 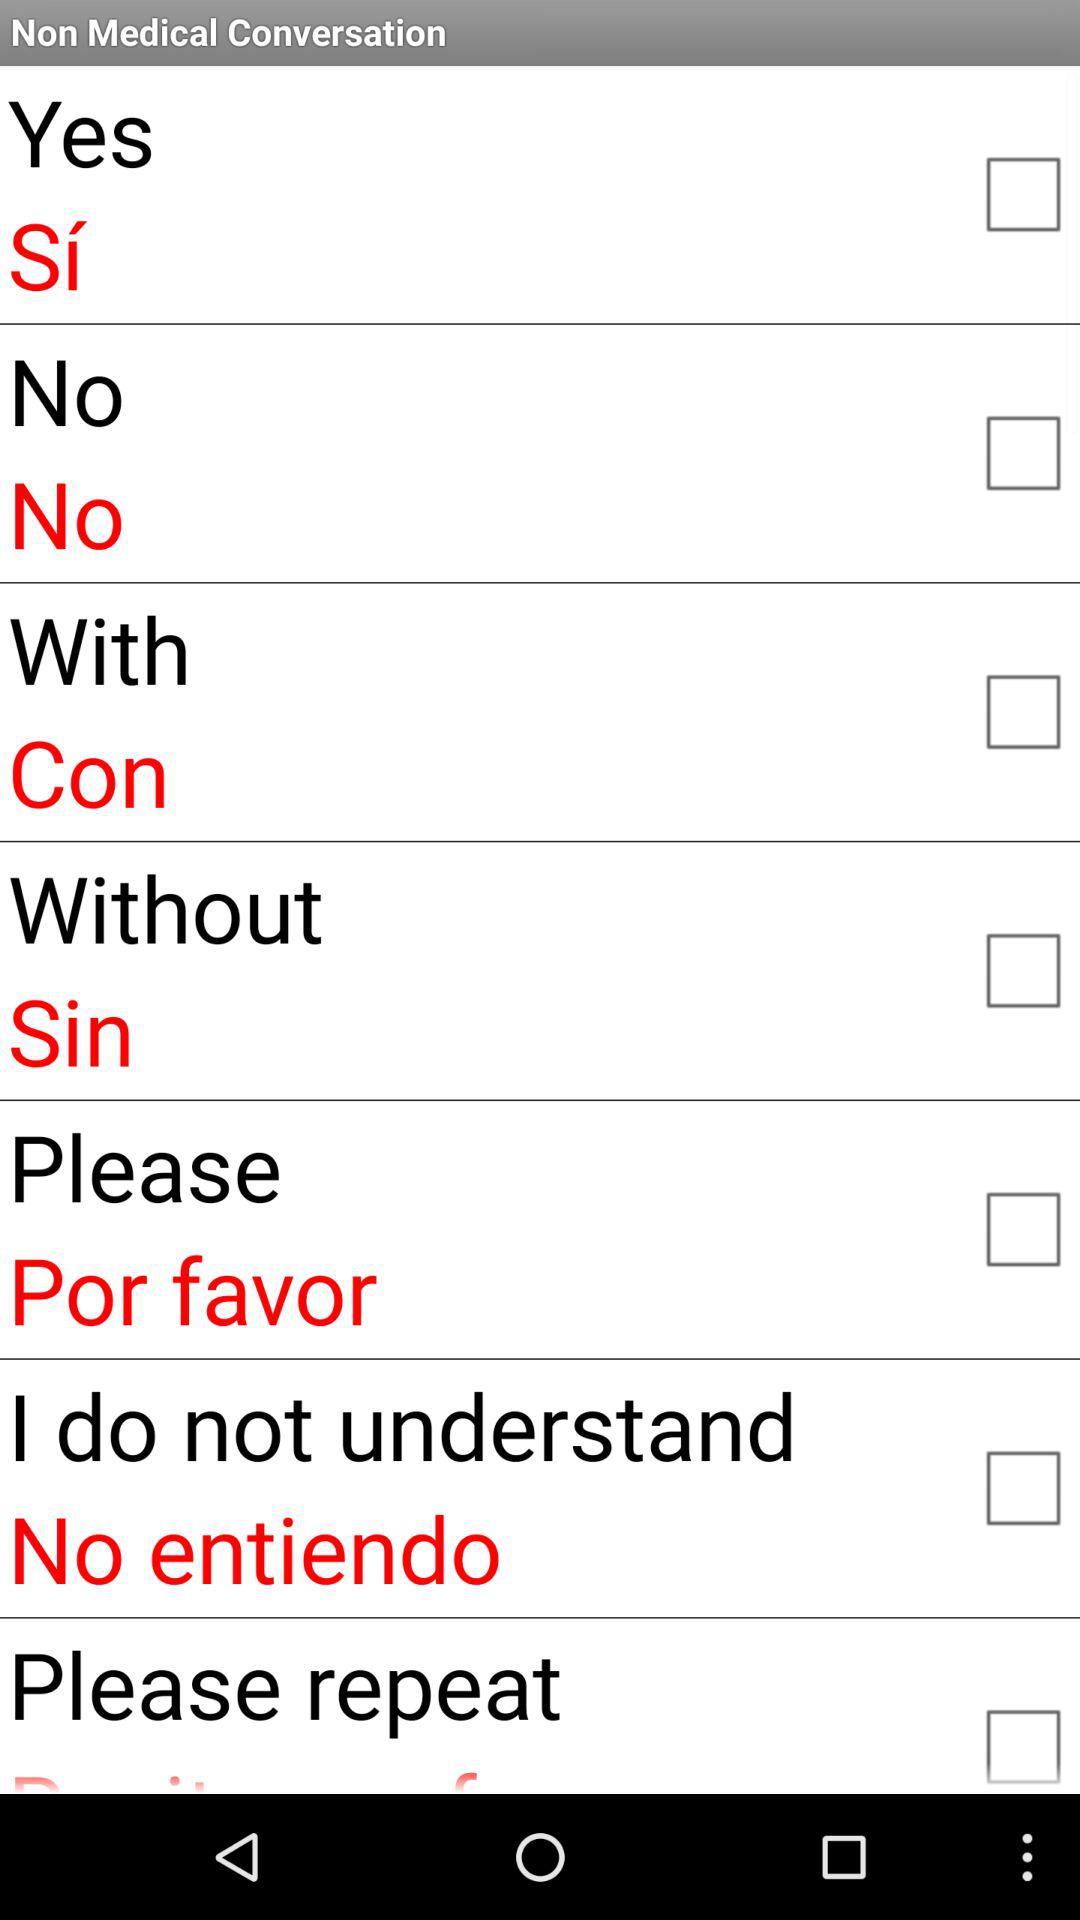 I want to click on switch no, so click(x=1022, y=450).